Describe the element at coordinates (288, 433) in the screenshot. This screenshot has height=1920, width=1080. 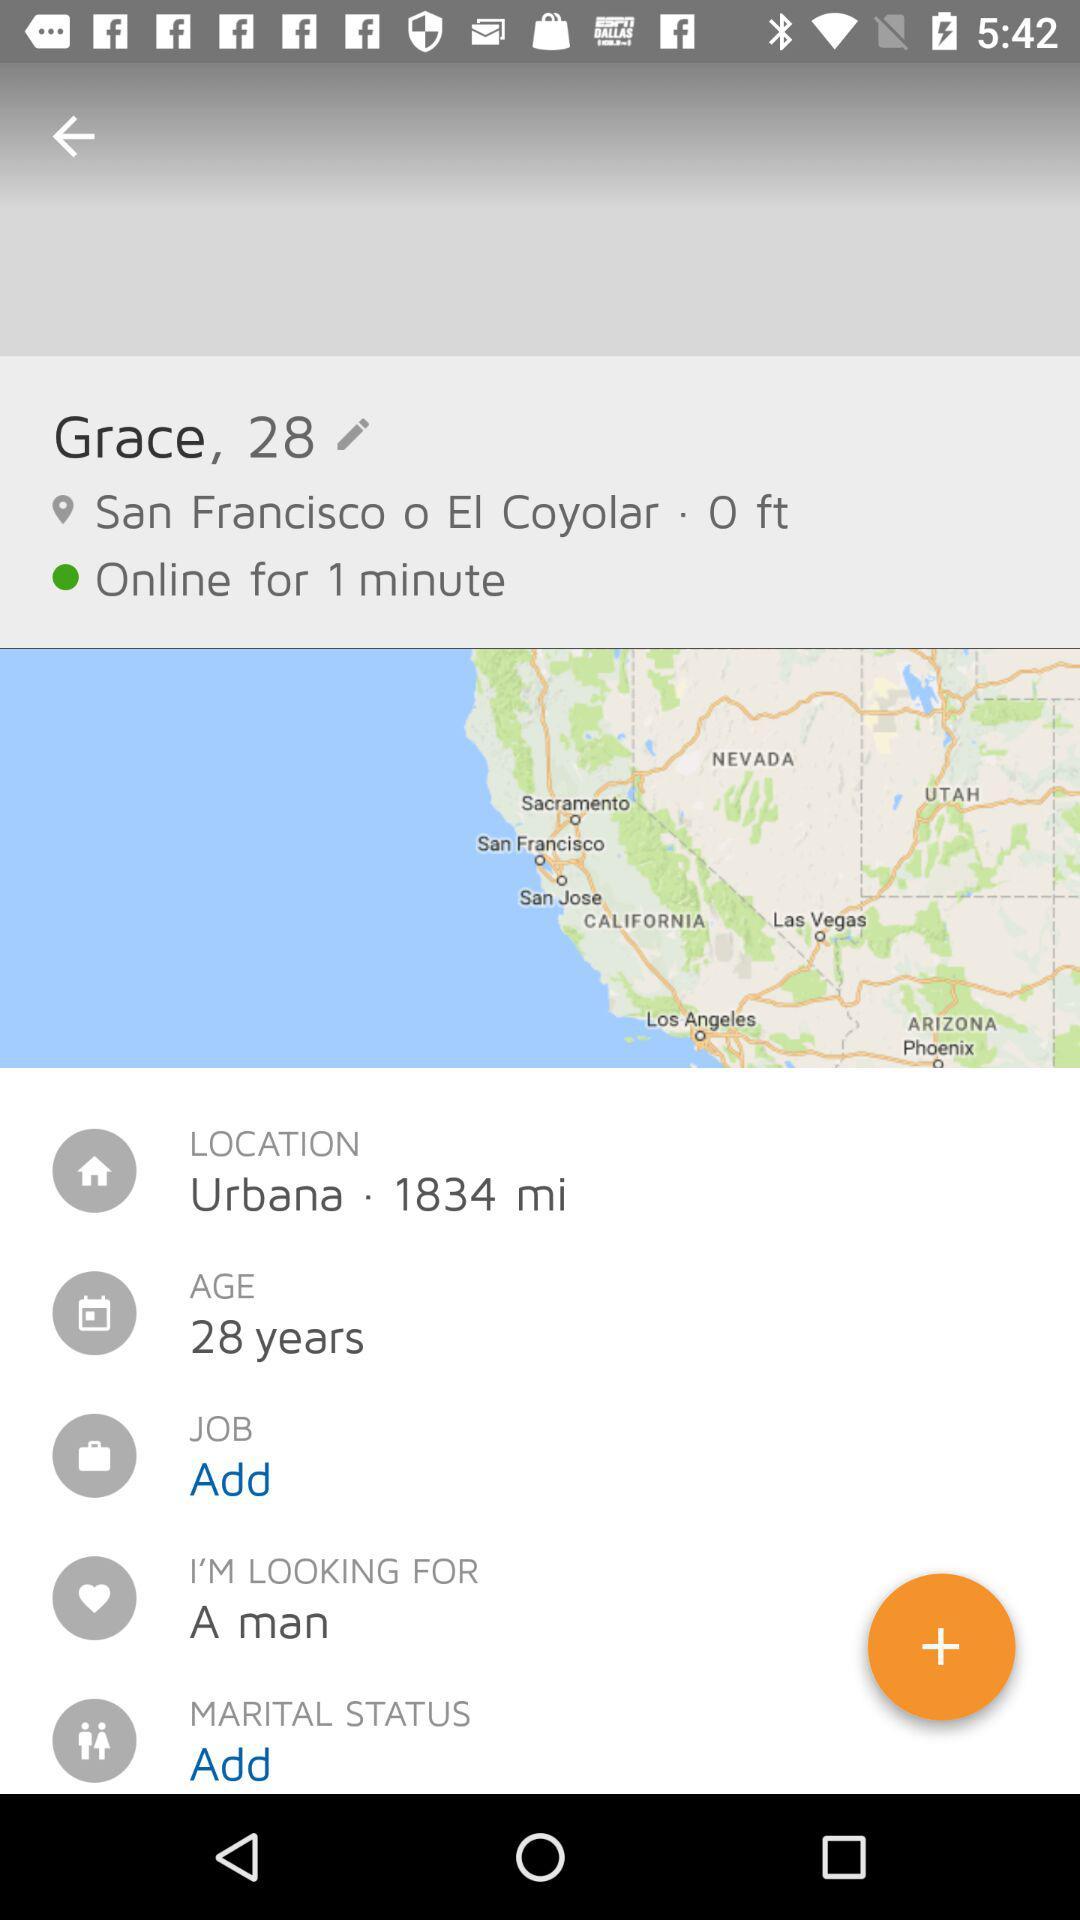
I see `item to the right of the grace icon` at that location.